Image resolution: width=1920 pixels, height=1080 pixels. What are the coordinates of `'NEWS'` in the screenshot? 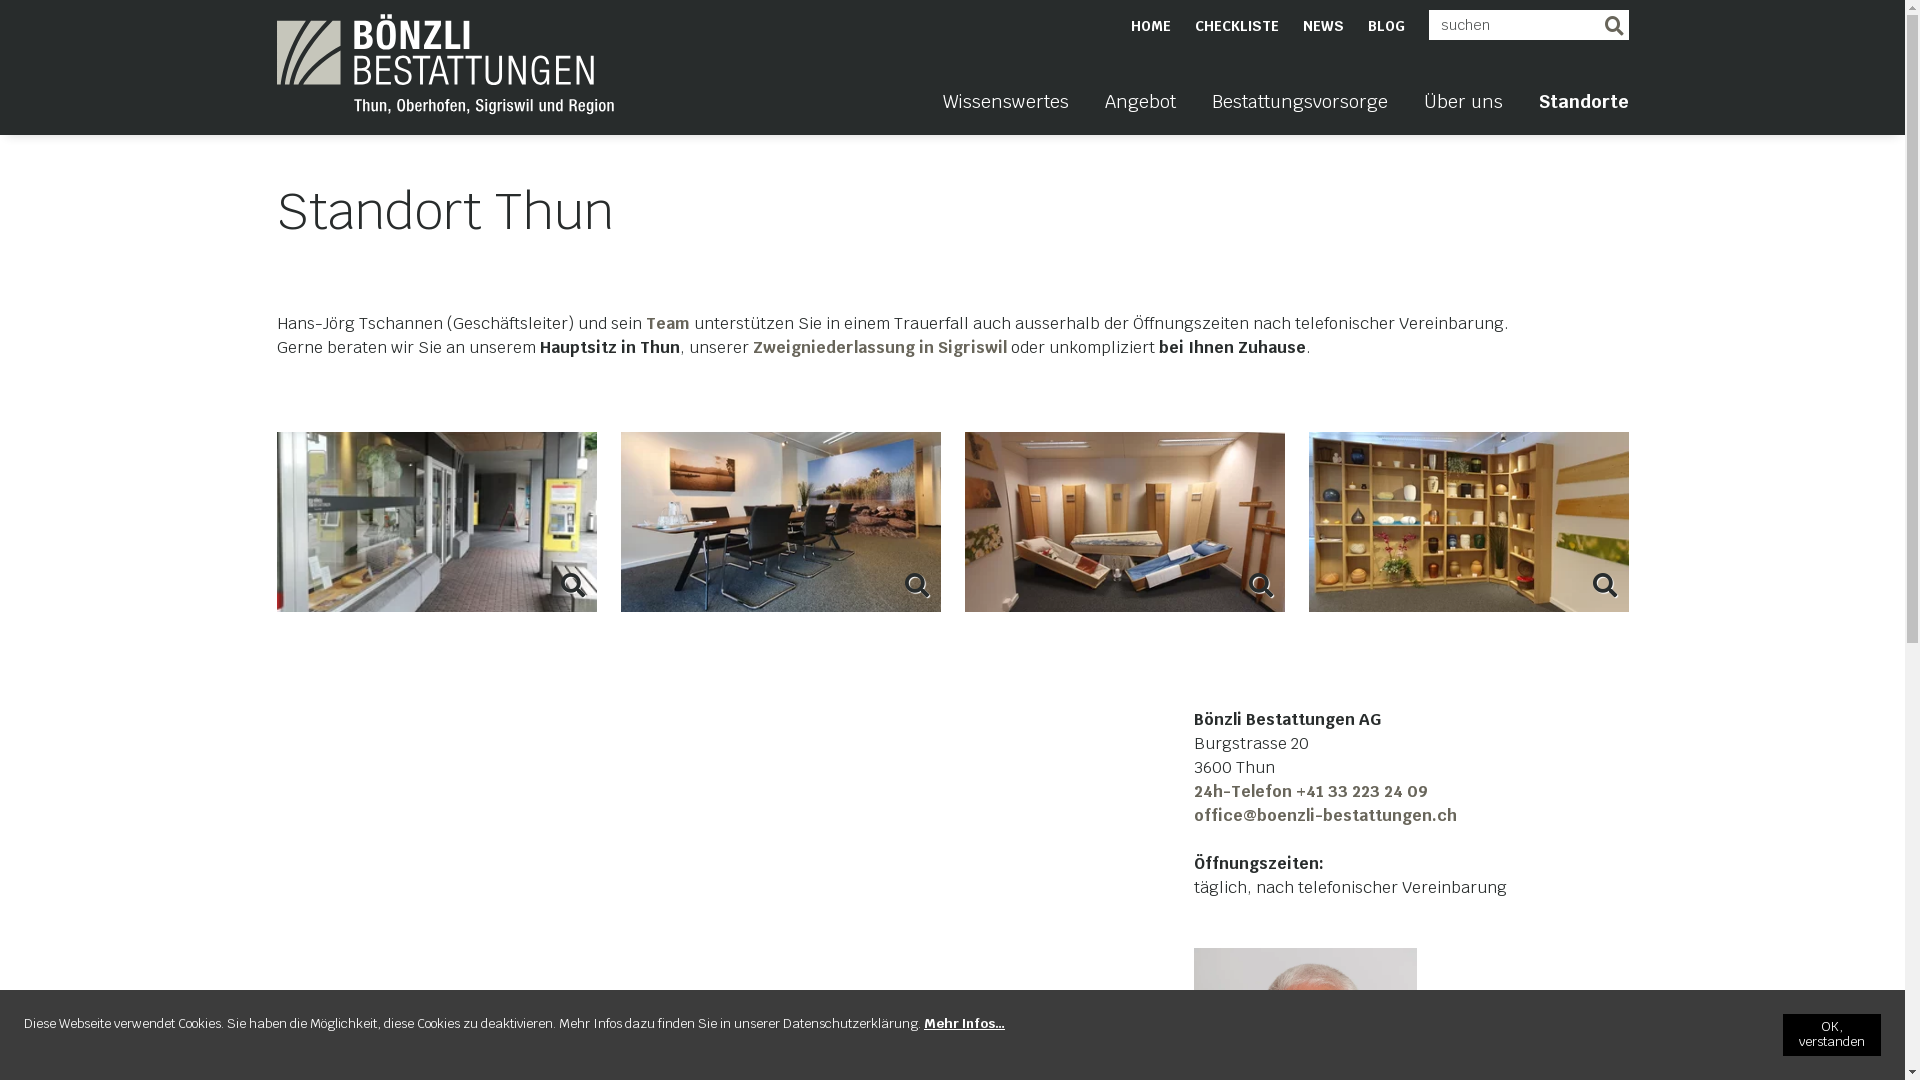 It's located at (1322, 26).